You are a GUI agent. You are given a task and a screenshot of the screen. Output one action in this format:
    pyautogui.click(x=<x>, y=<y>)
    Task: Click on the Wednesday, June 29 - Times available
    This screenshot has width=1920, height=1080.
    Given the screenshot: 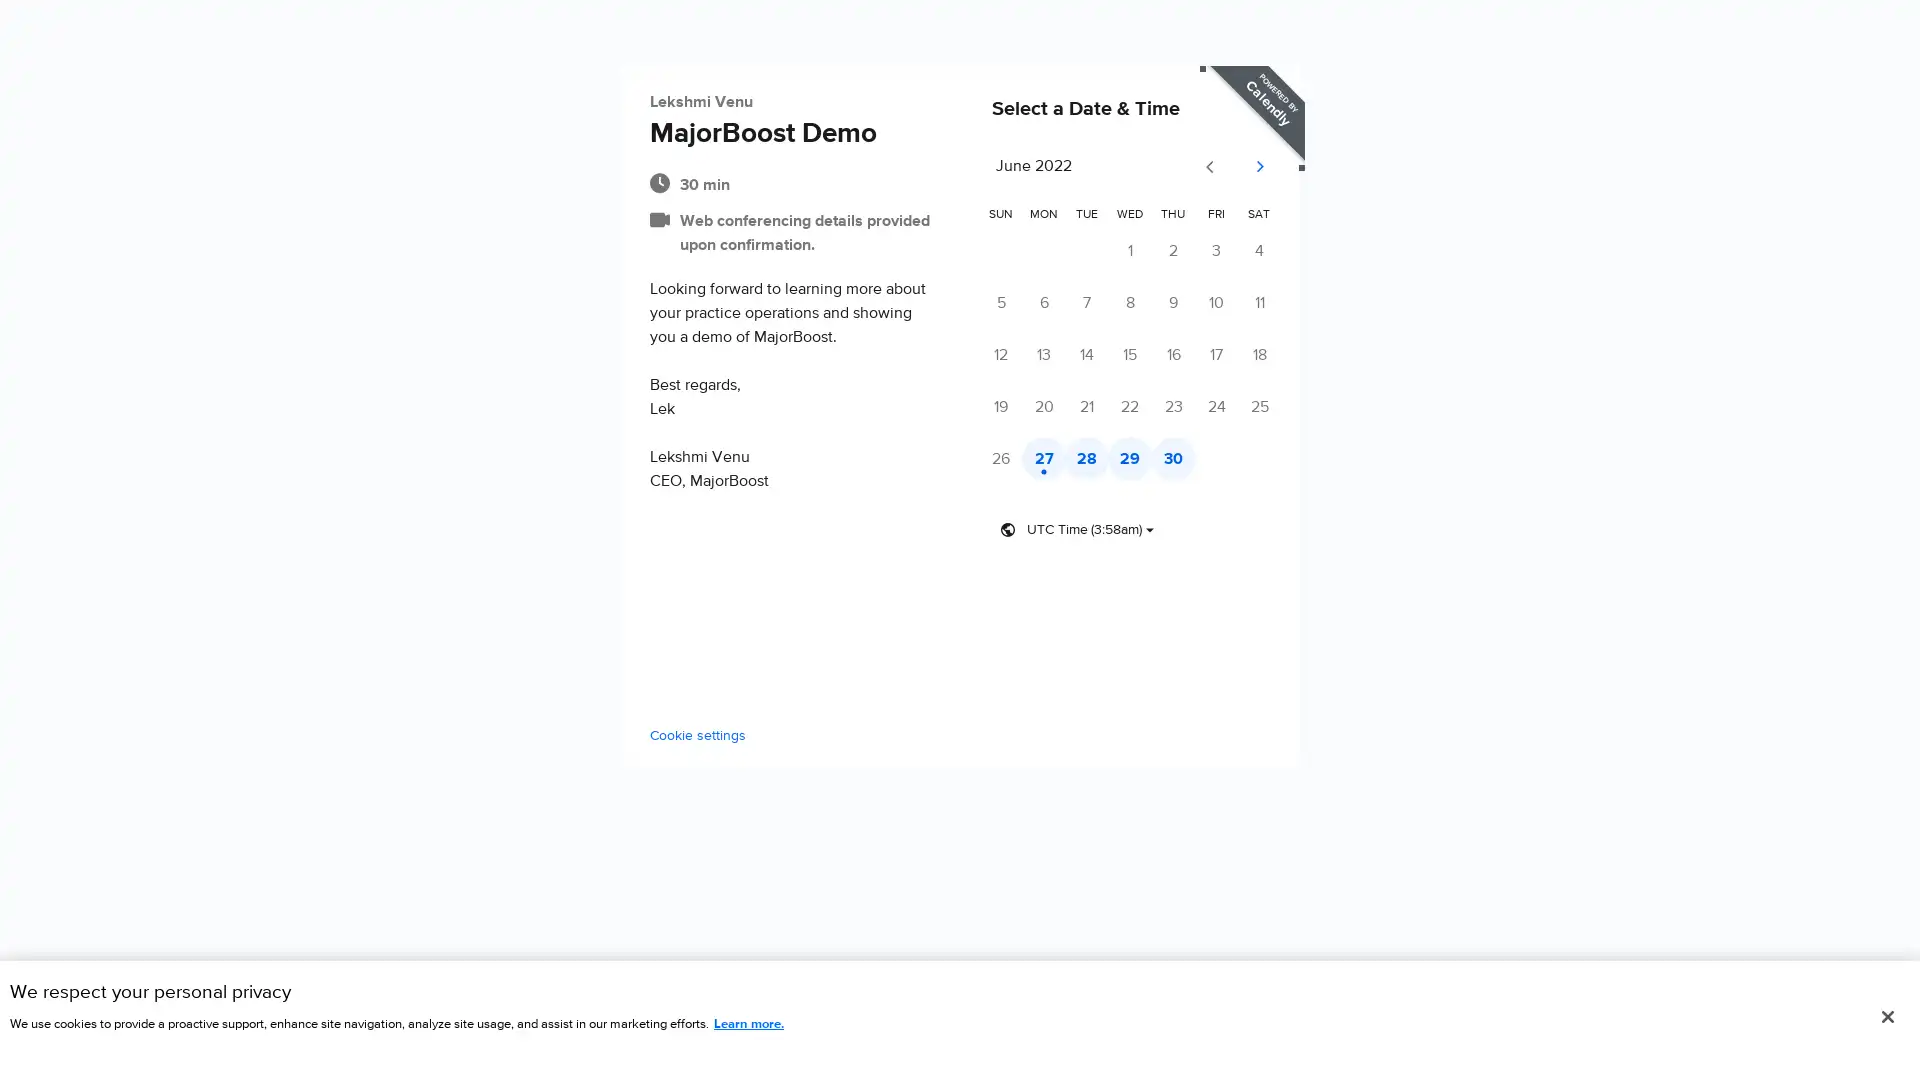 What is the action you would take?
    pyautogui.click(x=1158, y=459)
    